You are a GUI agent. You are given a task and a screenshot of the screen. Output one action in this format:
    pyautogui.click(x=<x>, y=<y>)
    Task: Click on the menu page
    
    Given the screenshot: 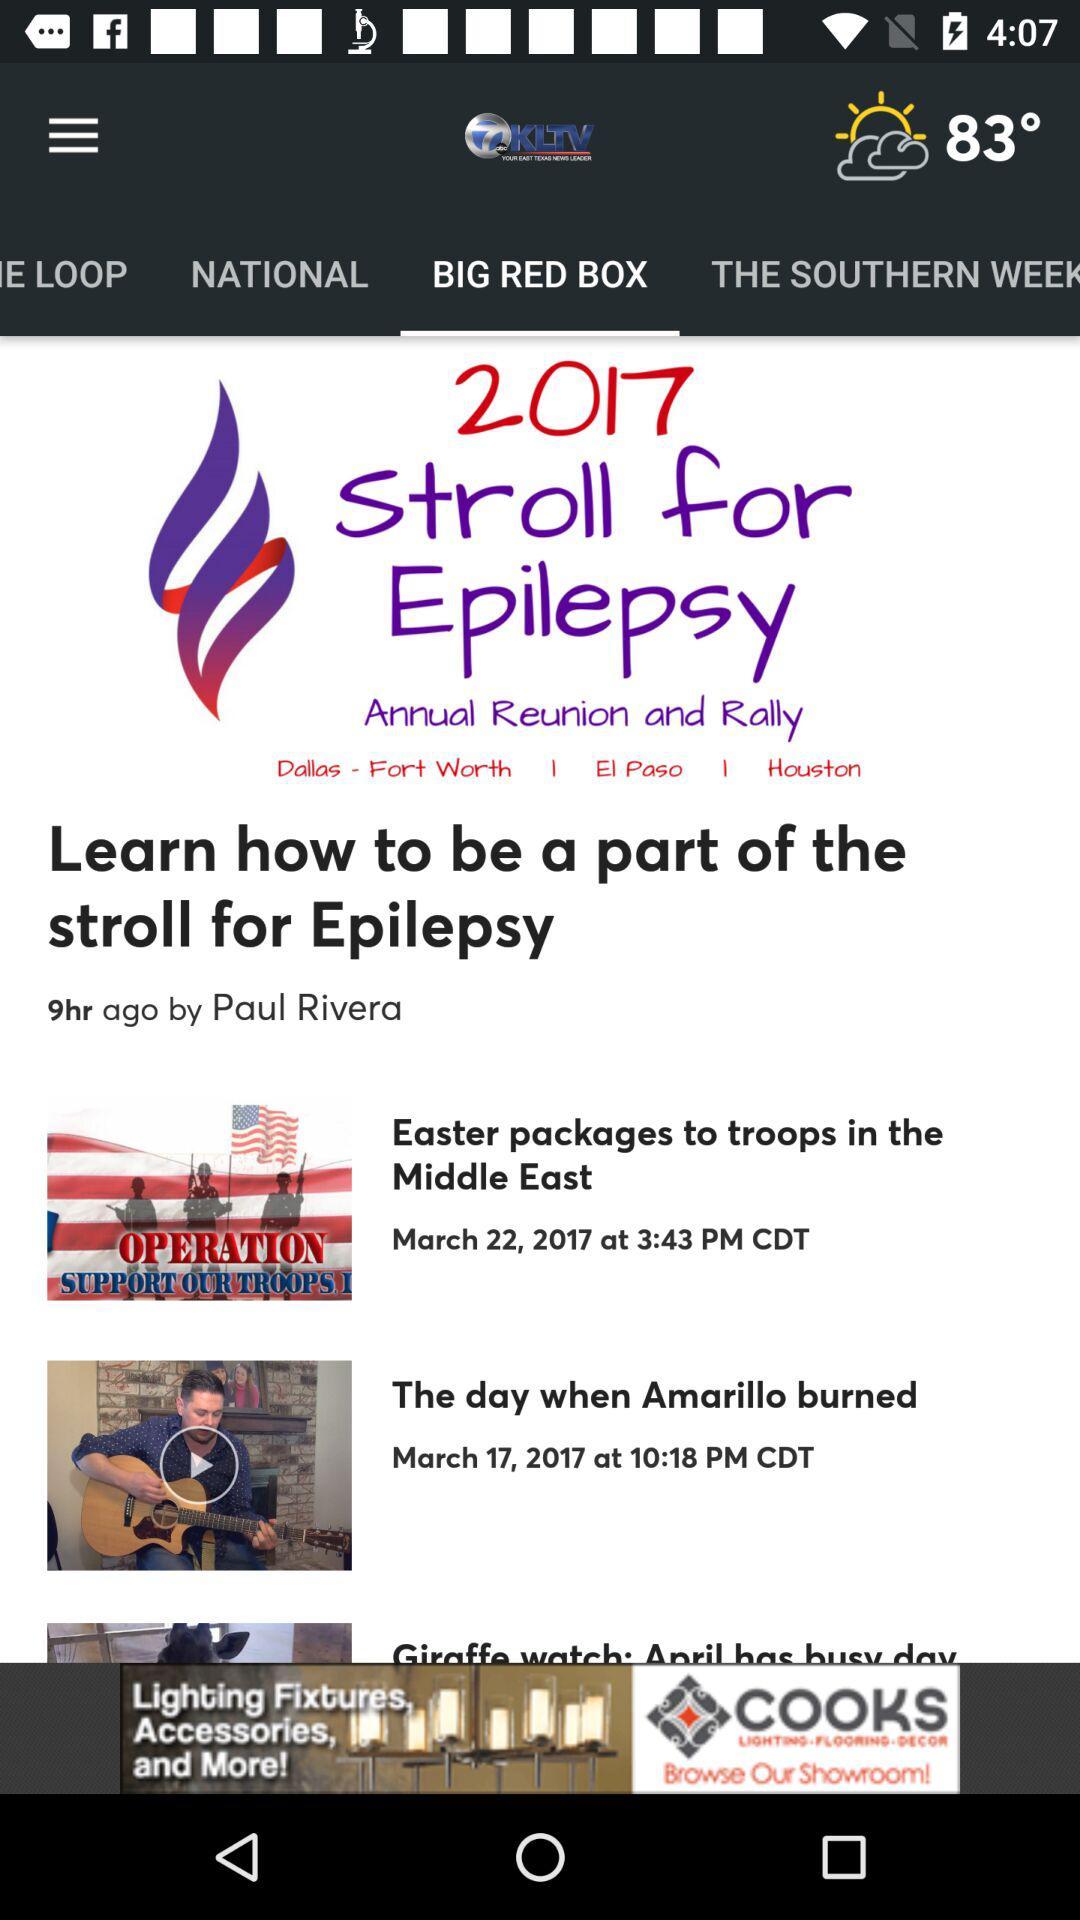 What is the action you would take?
    pyautogui.click(x=880, y=135)
    